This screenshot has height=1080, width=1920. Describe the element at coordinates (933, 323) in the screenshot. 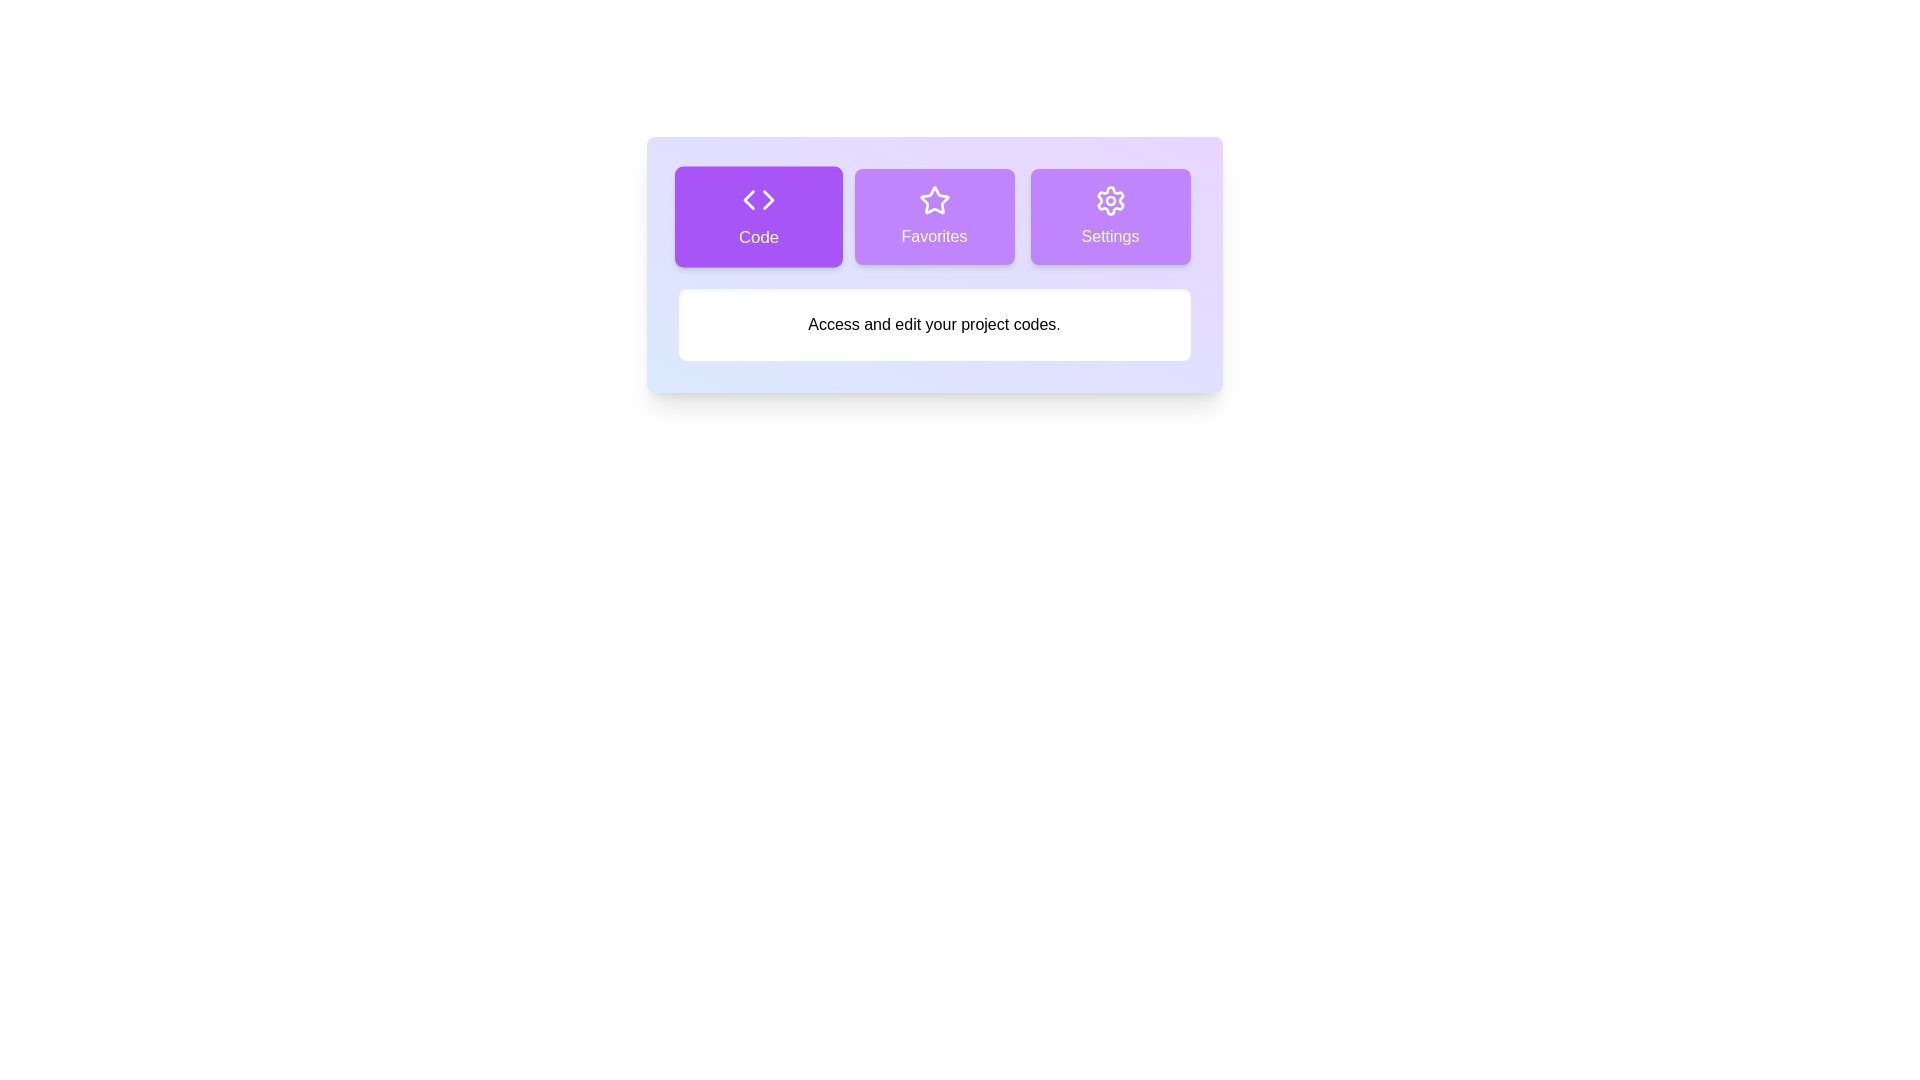

I see `text displayed in the text block that says 'Access and edit your project codes.'` at that location.